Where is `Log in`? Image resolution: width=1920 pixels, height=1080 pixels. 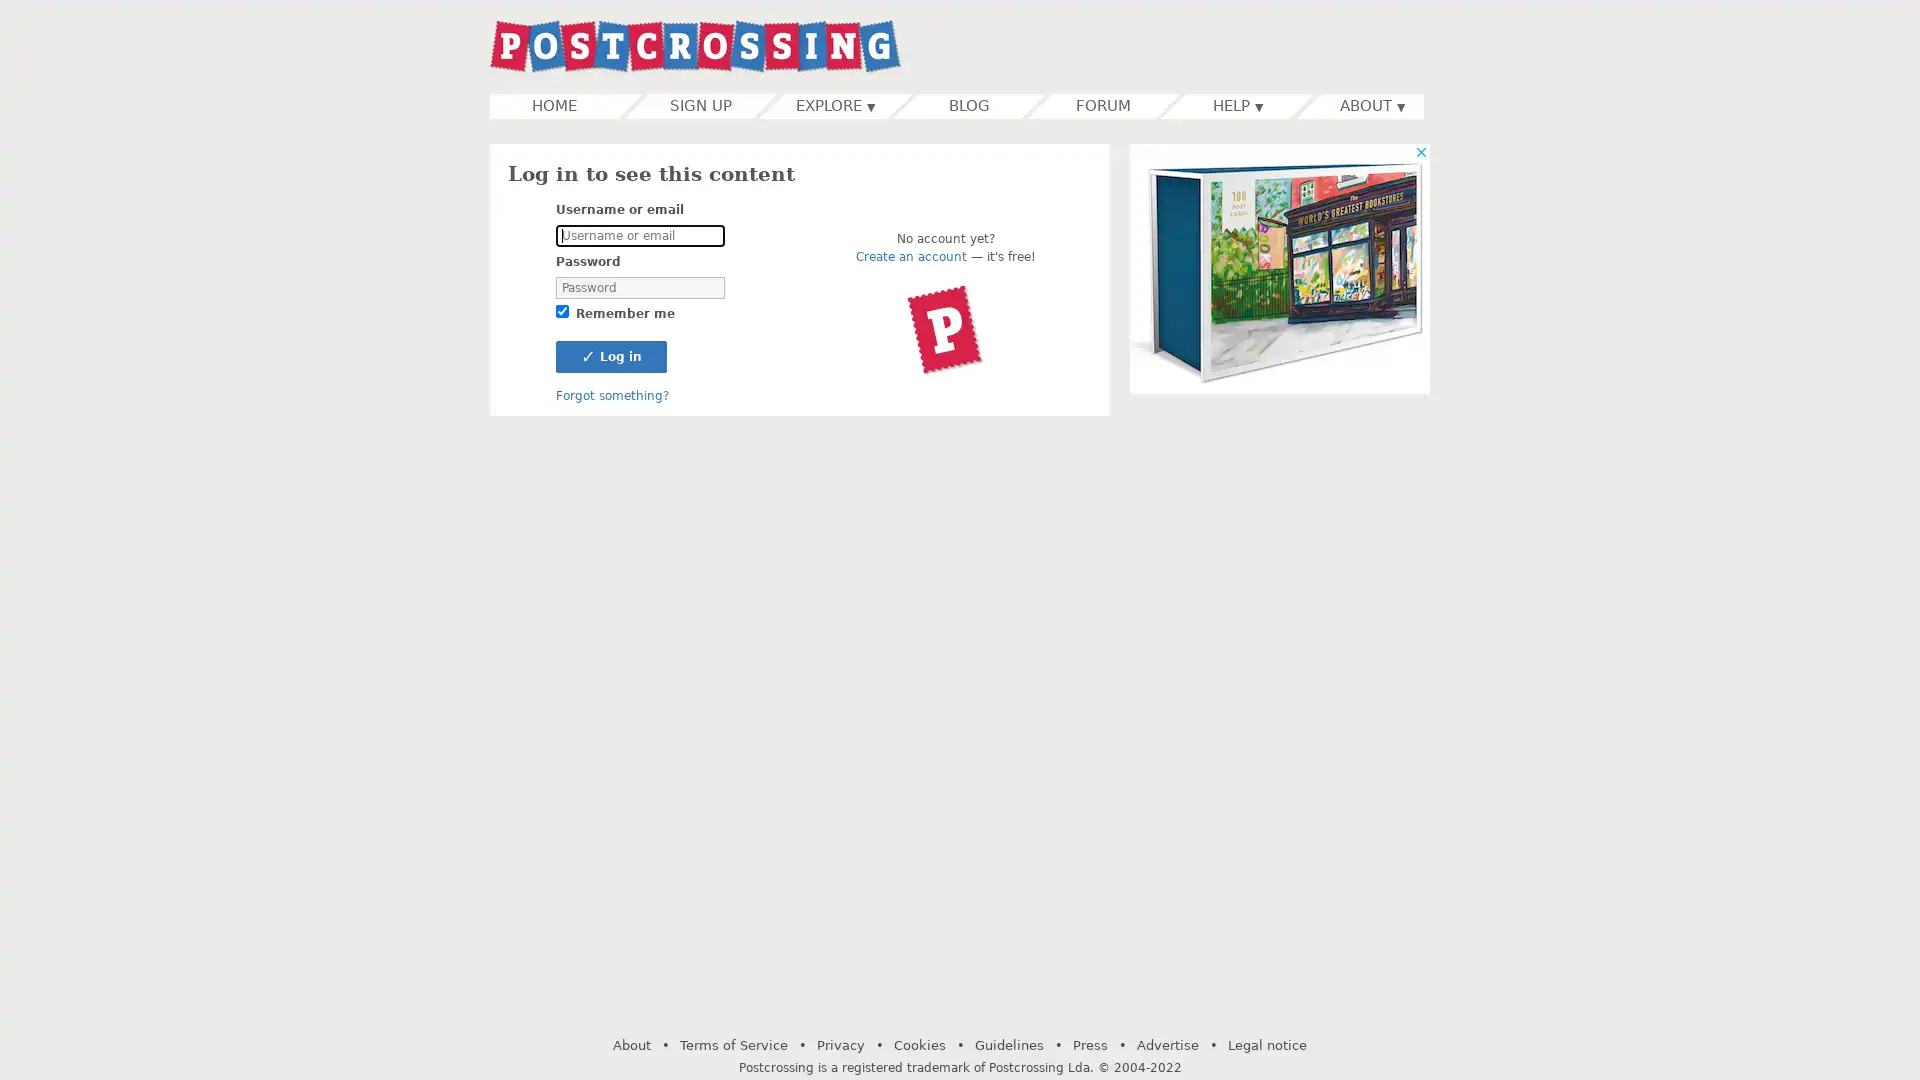
Log in is located at coordinates (610, 356).